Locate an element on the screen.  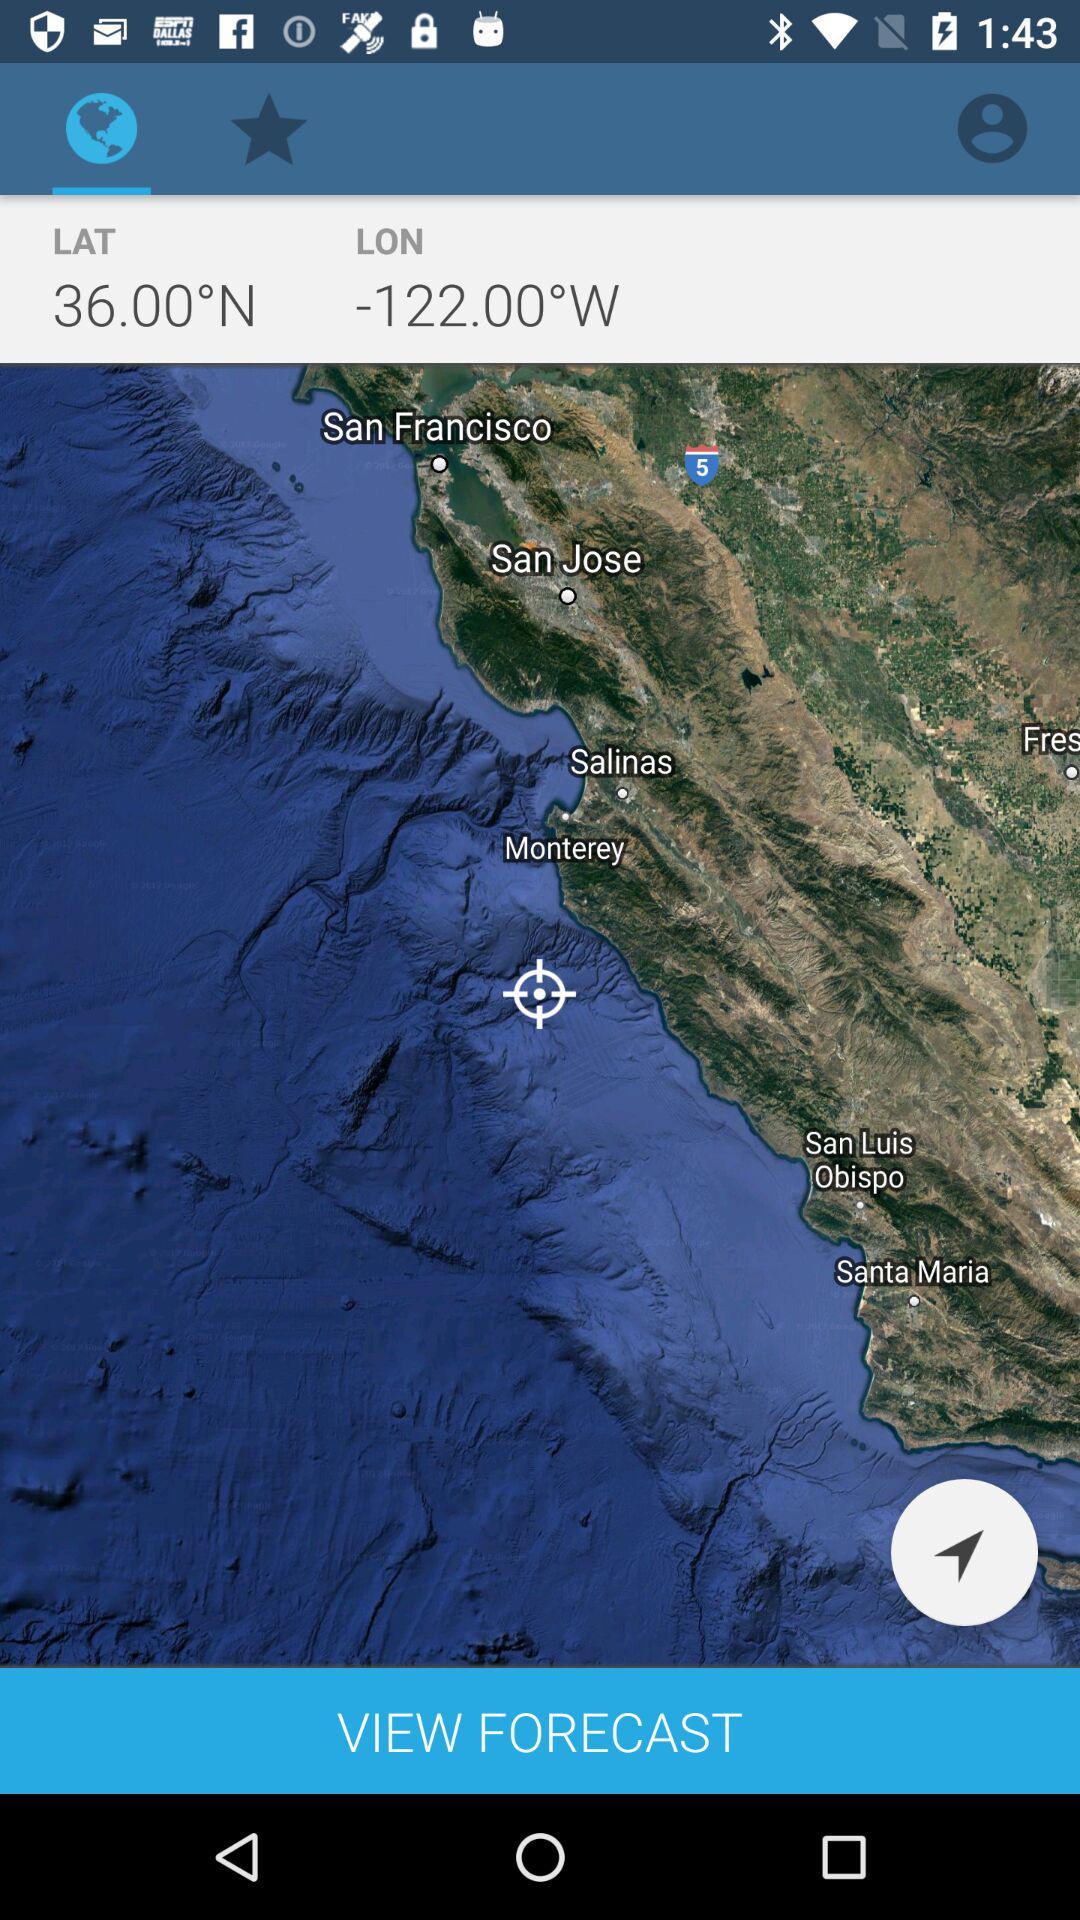
the view forecast icon is located at coordinates (540, 1730).